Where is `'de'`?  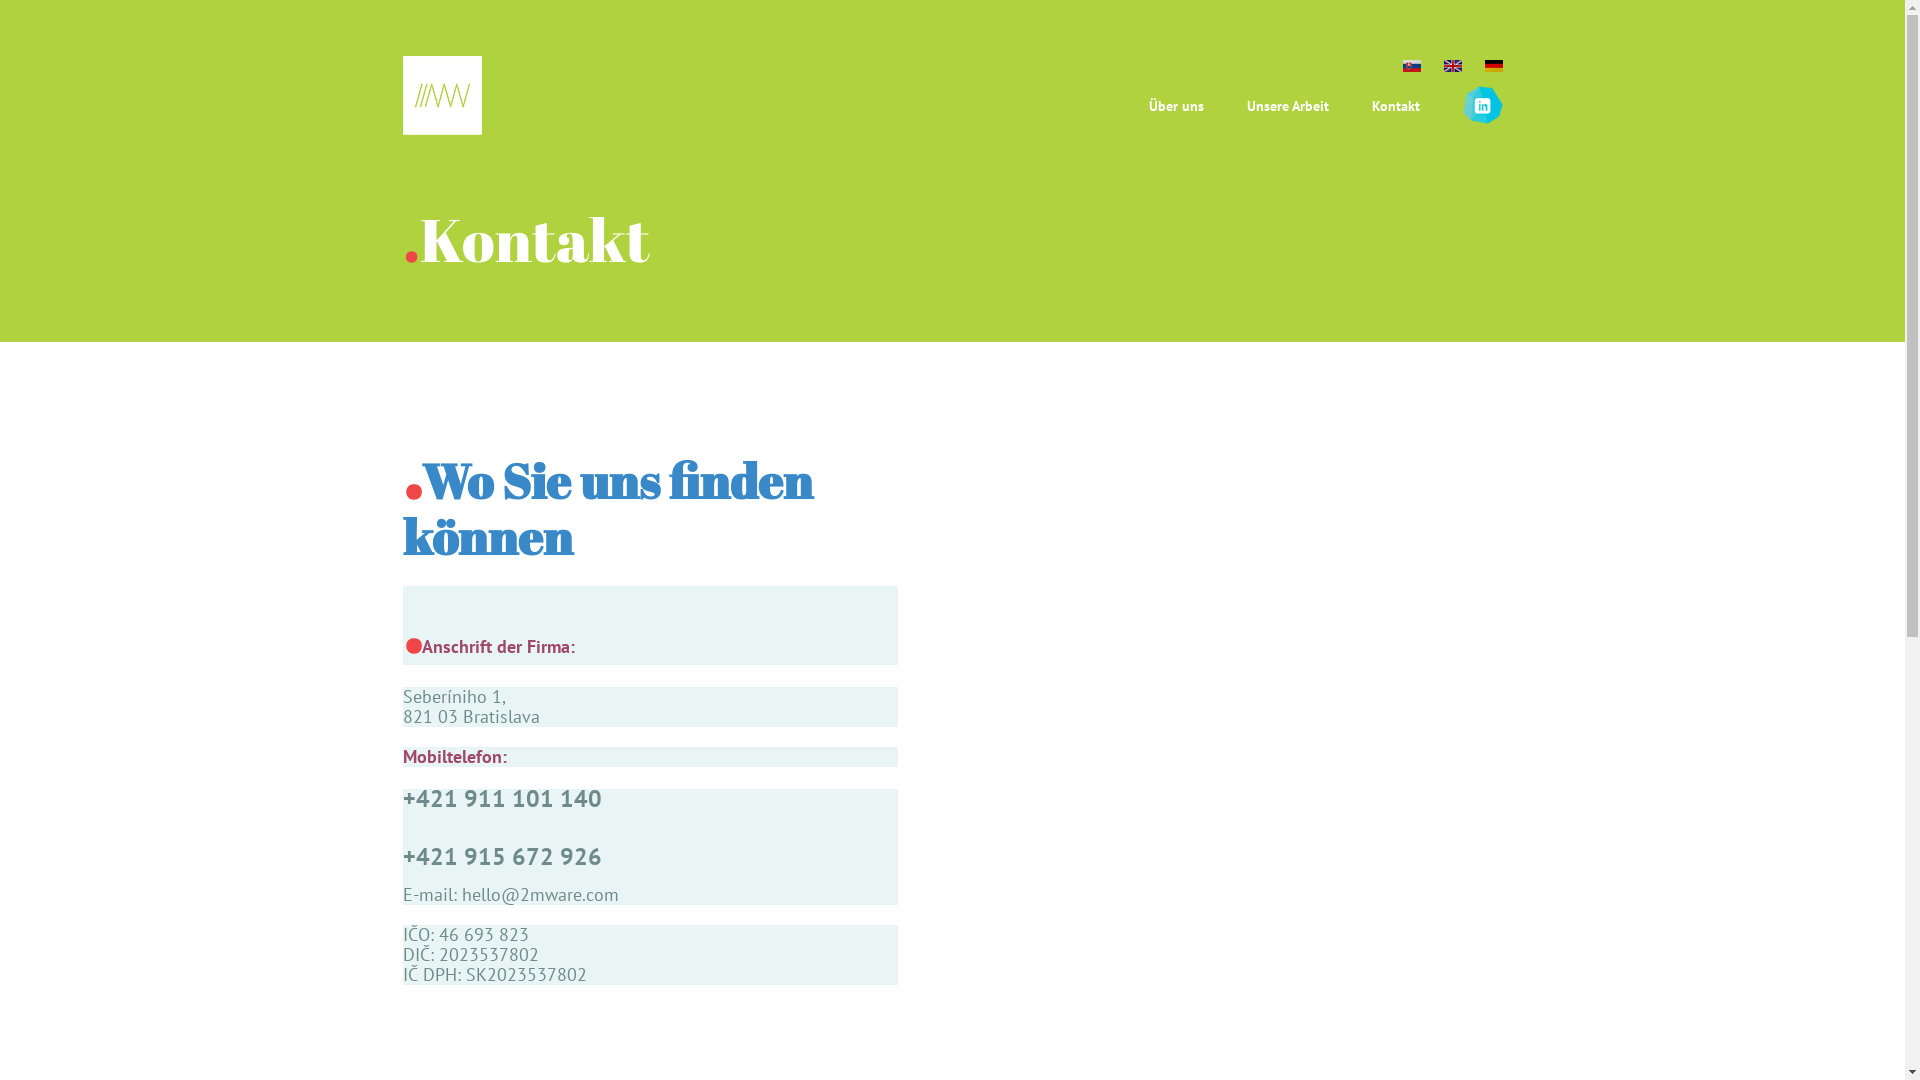
'de' is located at coordinates (1492, 64).